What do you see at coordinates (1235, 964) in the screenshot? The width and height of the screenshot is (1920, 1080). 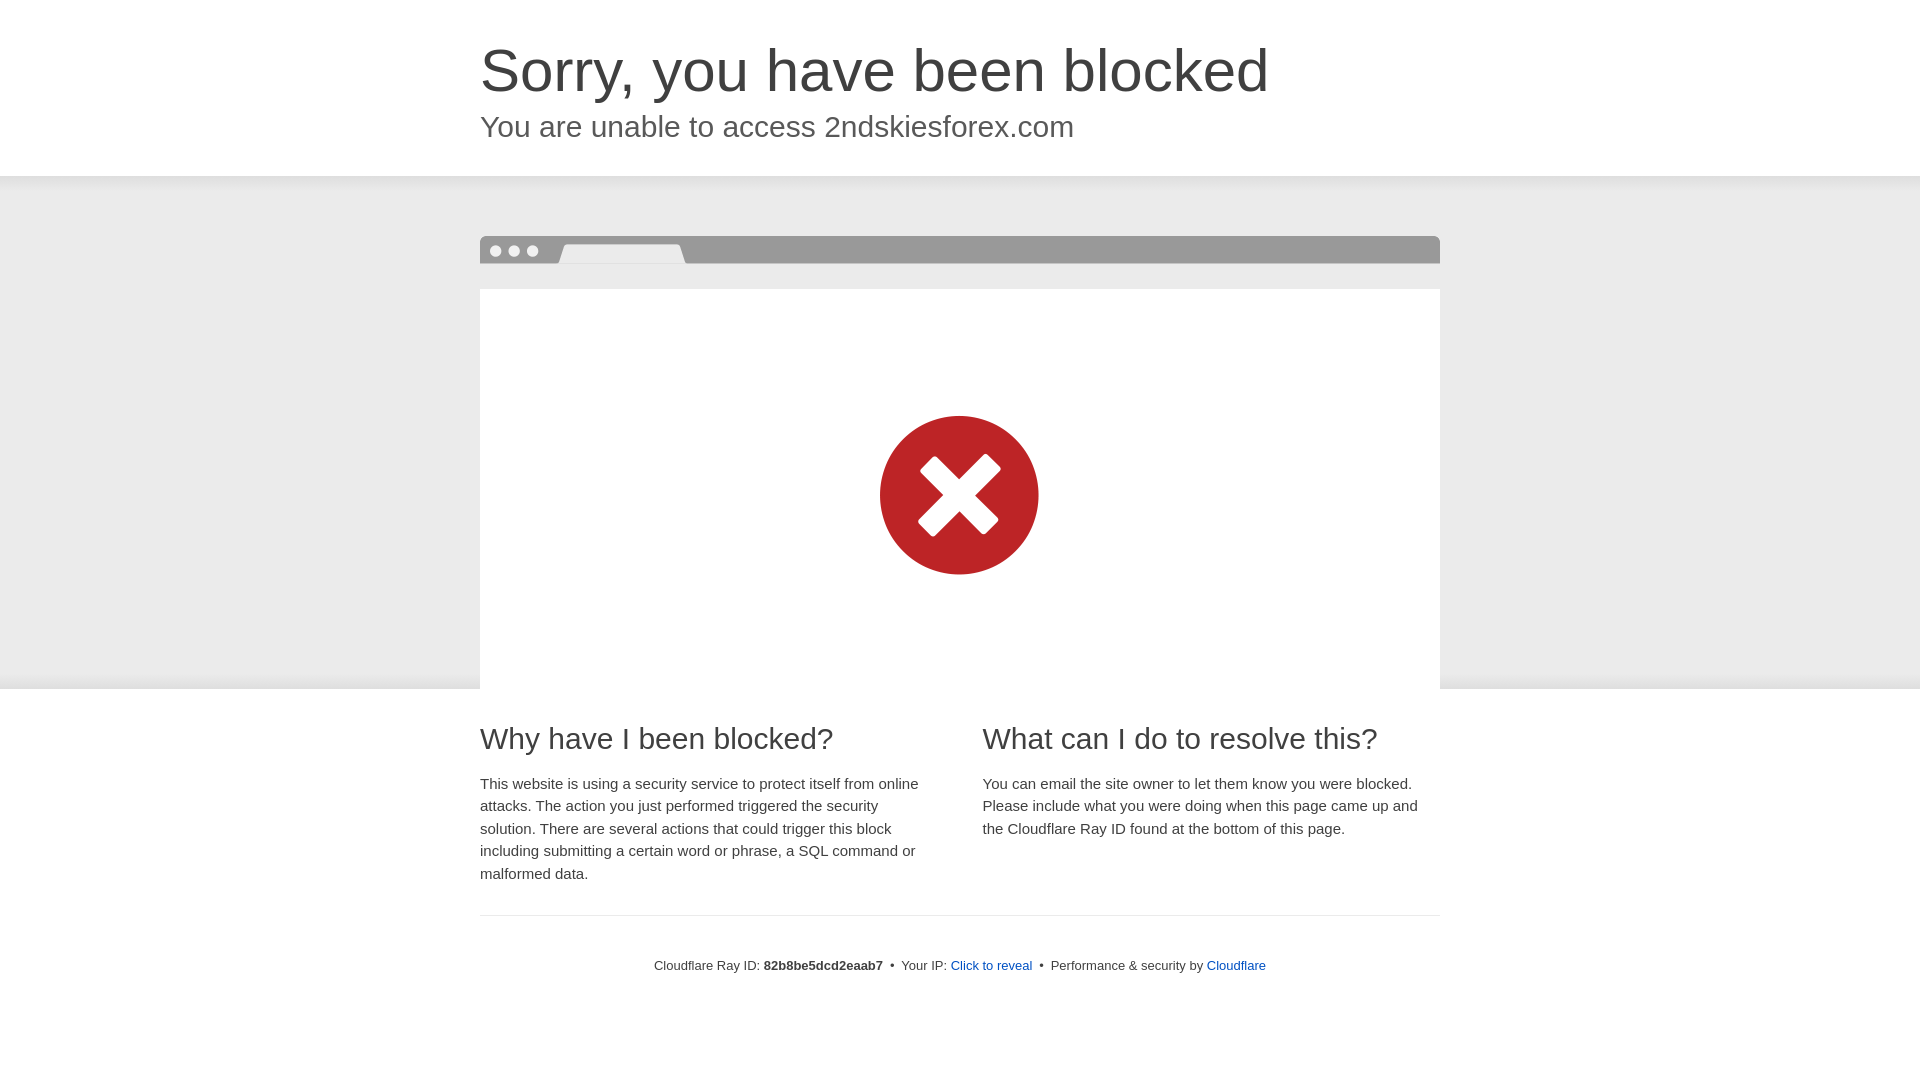 I see `'Cloudflare'` at bounding box center [1235, 964].